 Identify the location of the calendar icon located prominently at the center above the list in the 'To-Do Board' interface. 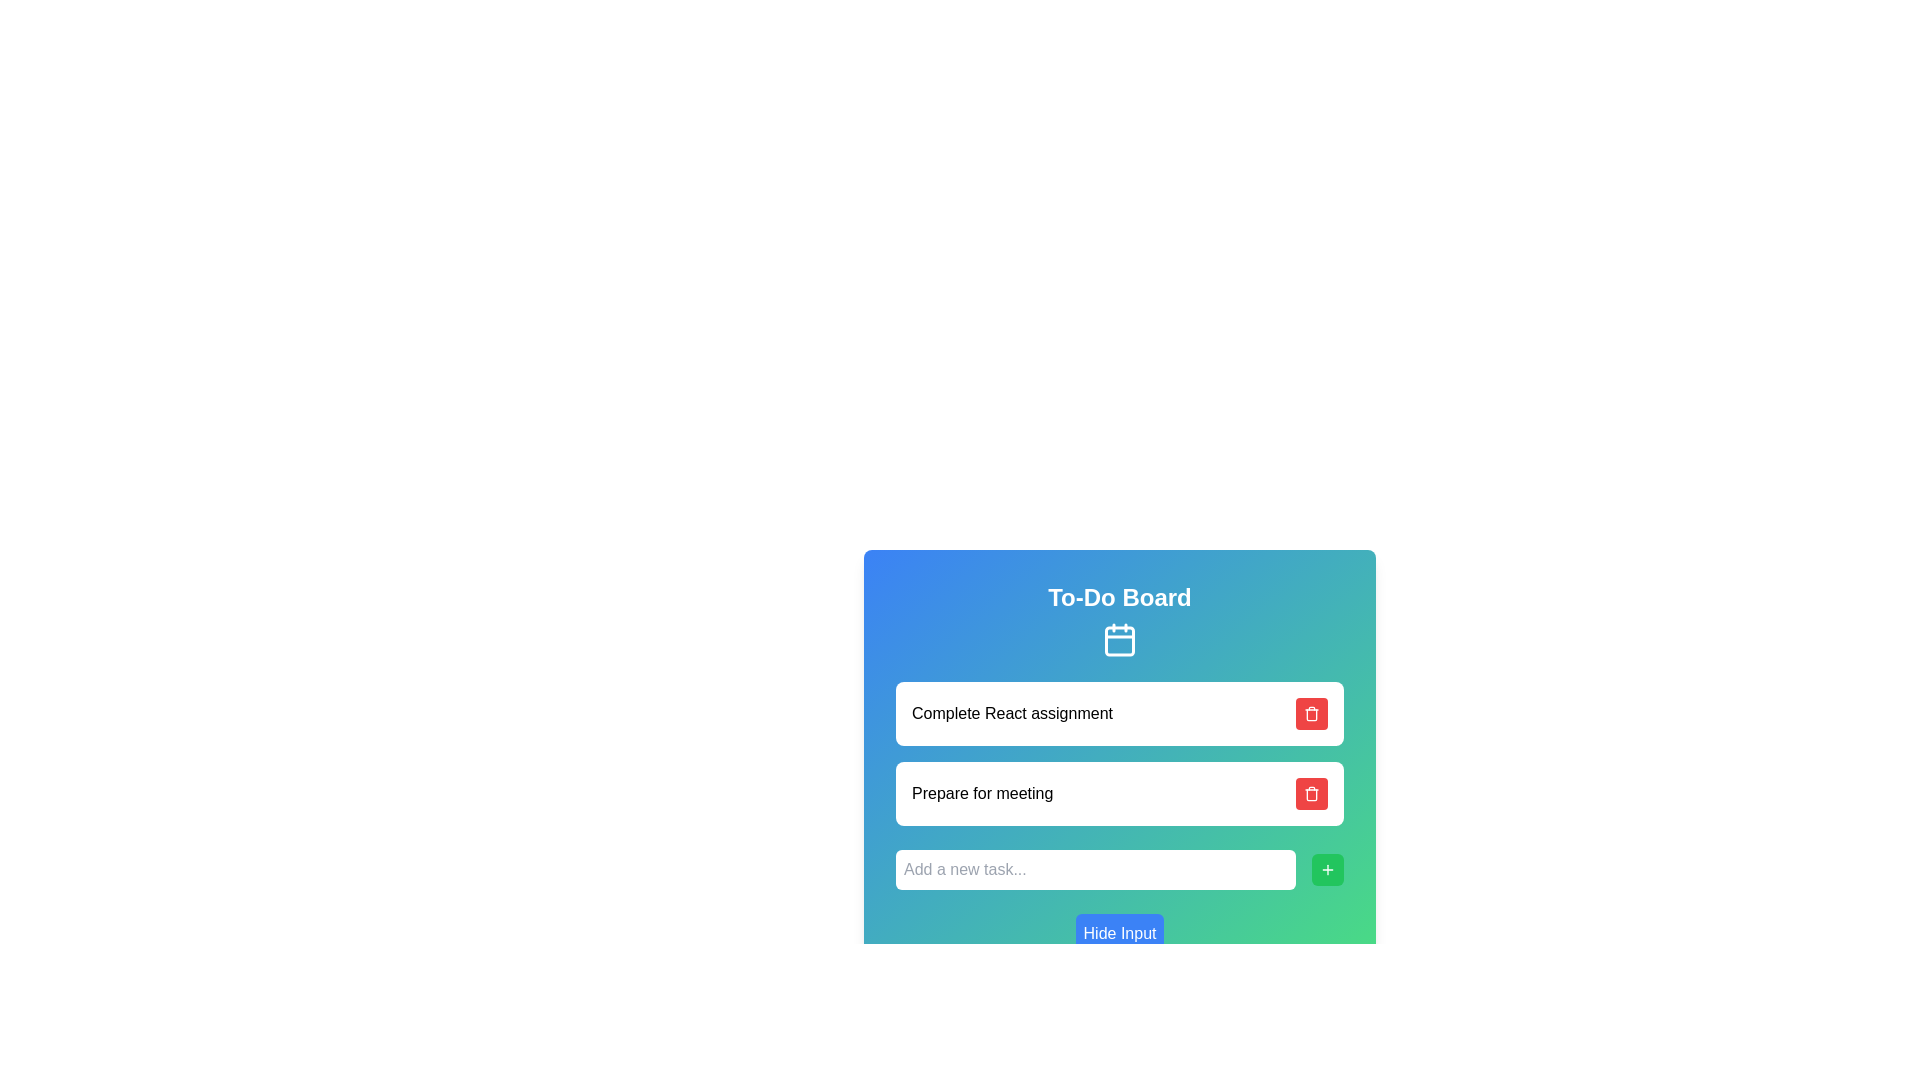
(1118, 640).